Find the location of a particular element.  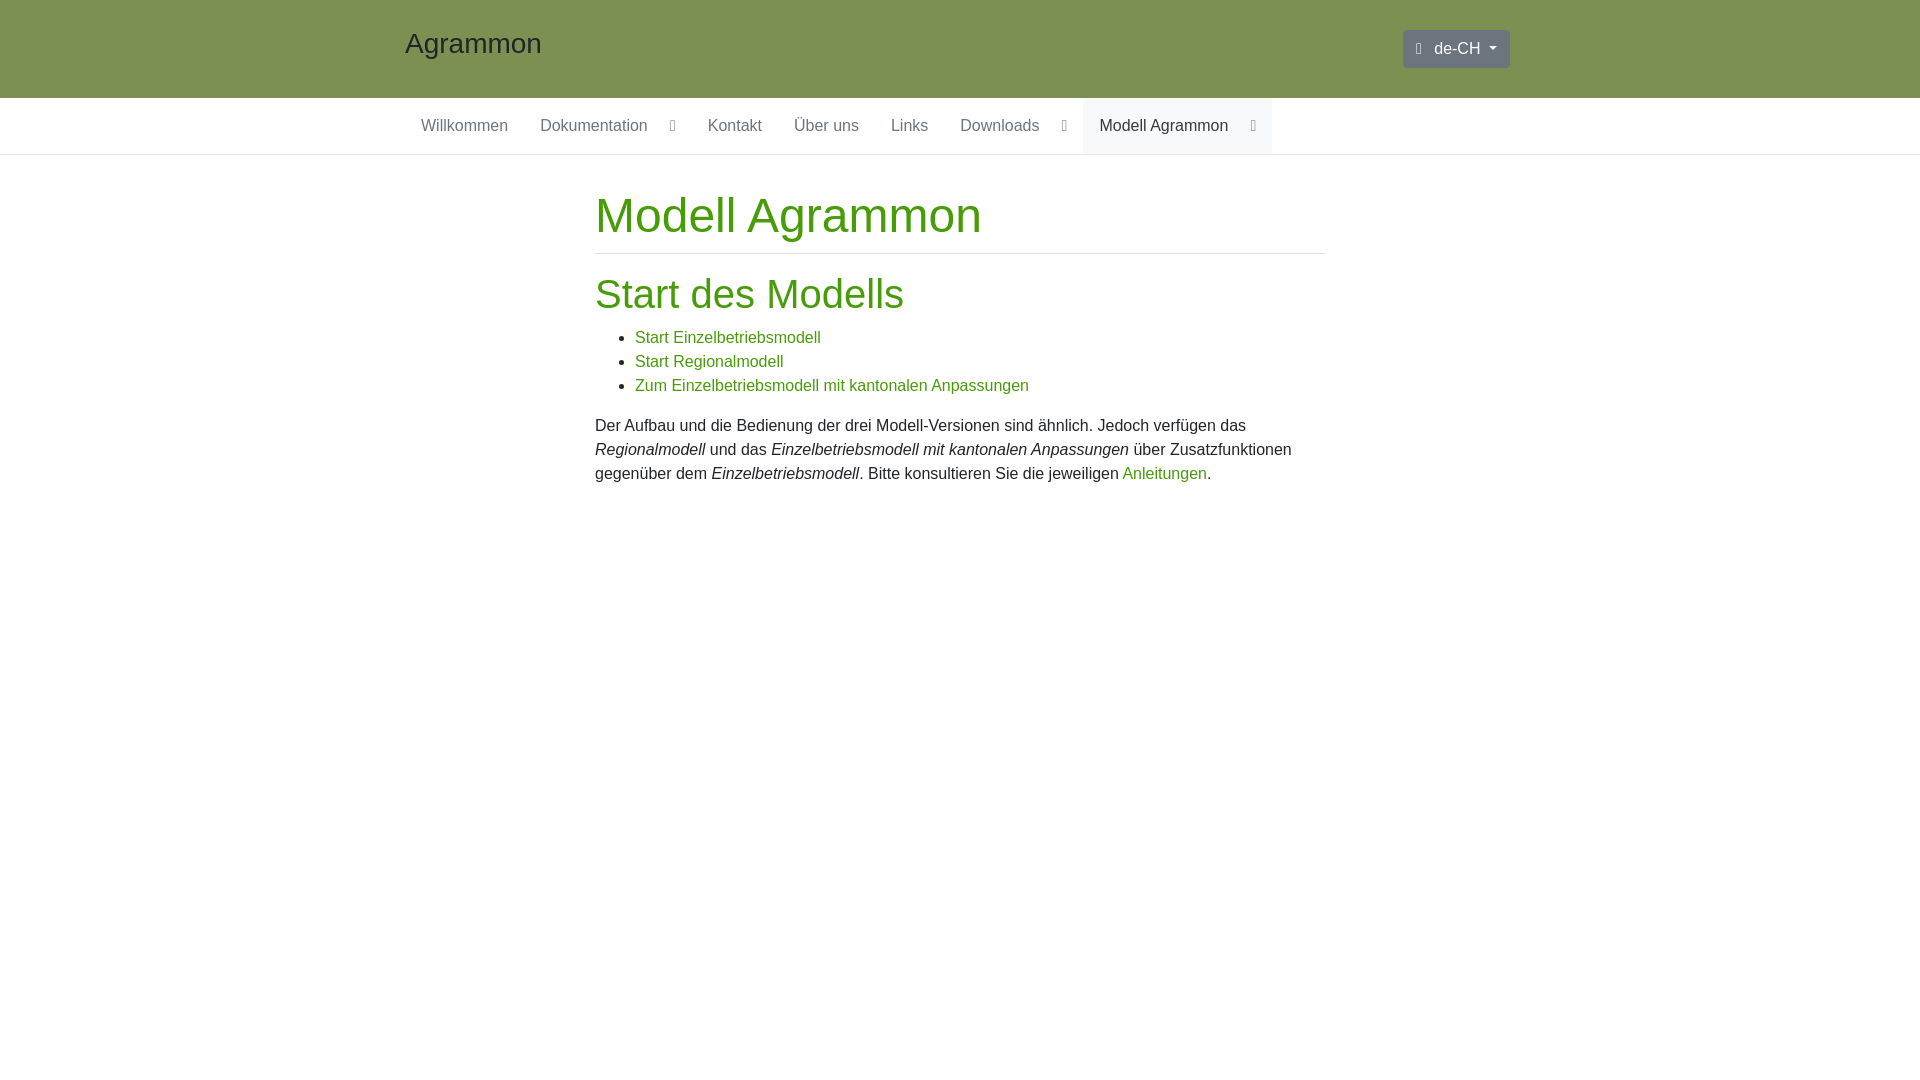

'Start Einzelbetriebsmodell' is located at coordinates (727, 336).